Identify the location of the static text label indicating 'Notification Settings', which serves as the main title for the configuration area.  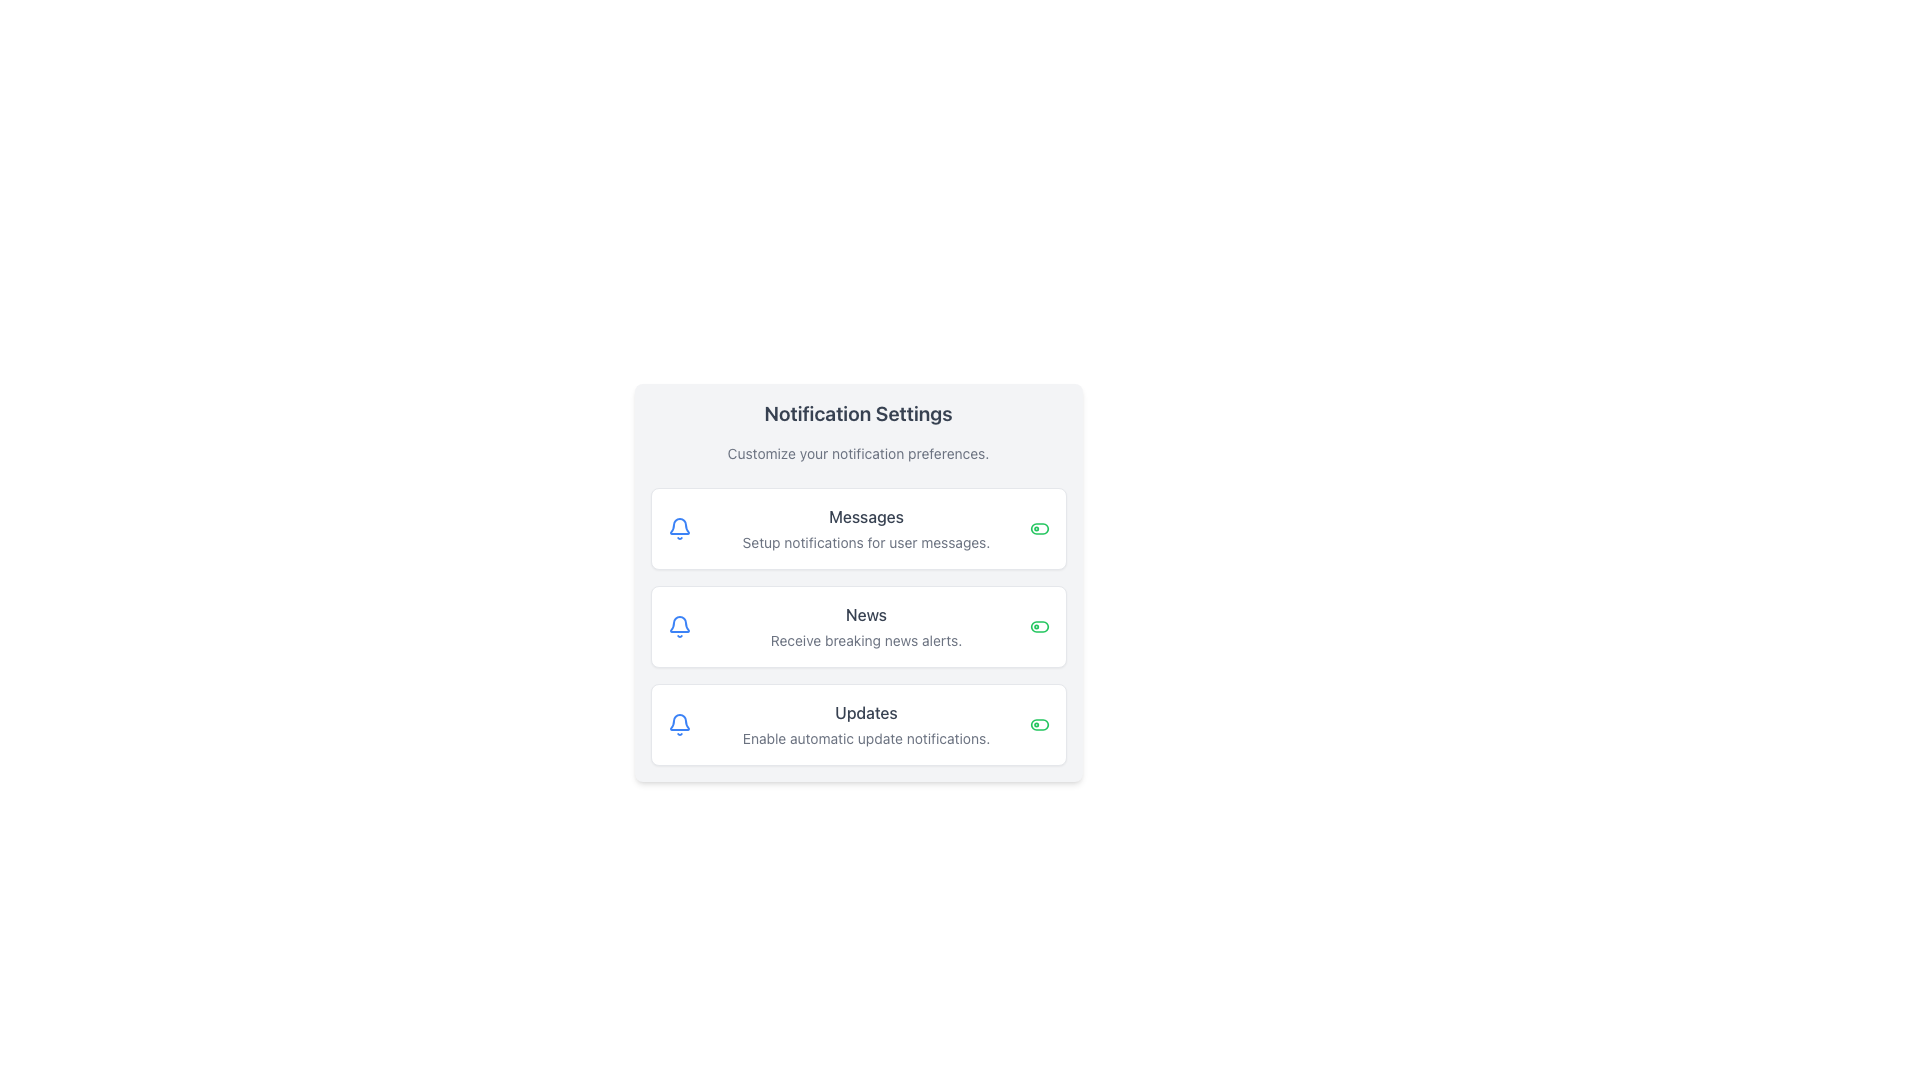
(858, 412).